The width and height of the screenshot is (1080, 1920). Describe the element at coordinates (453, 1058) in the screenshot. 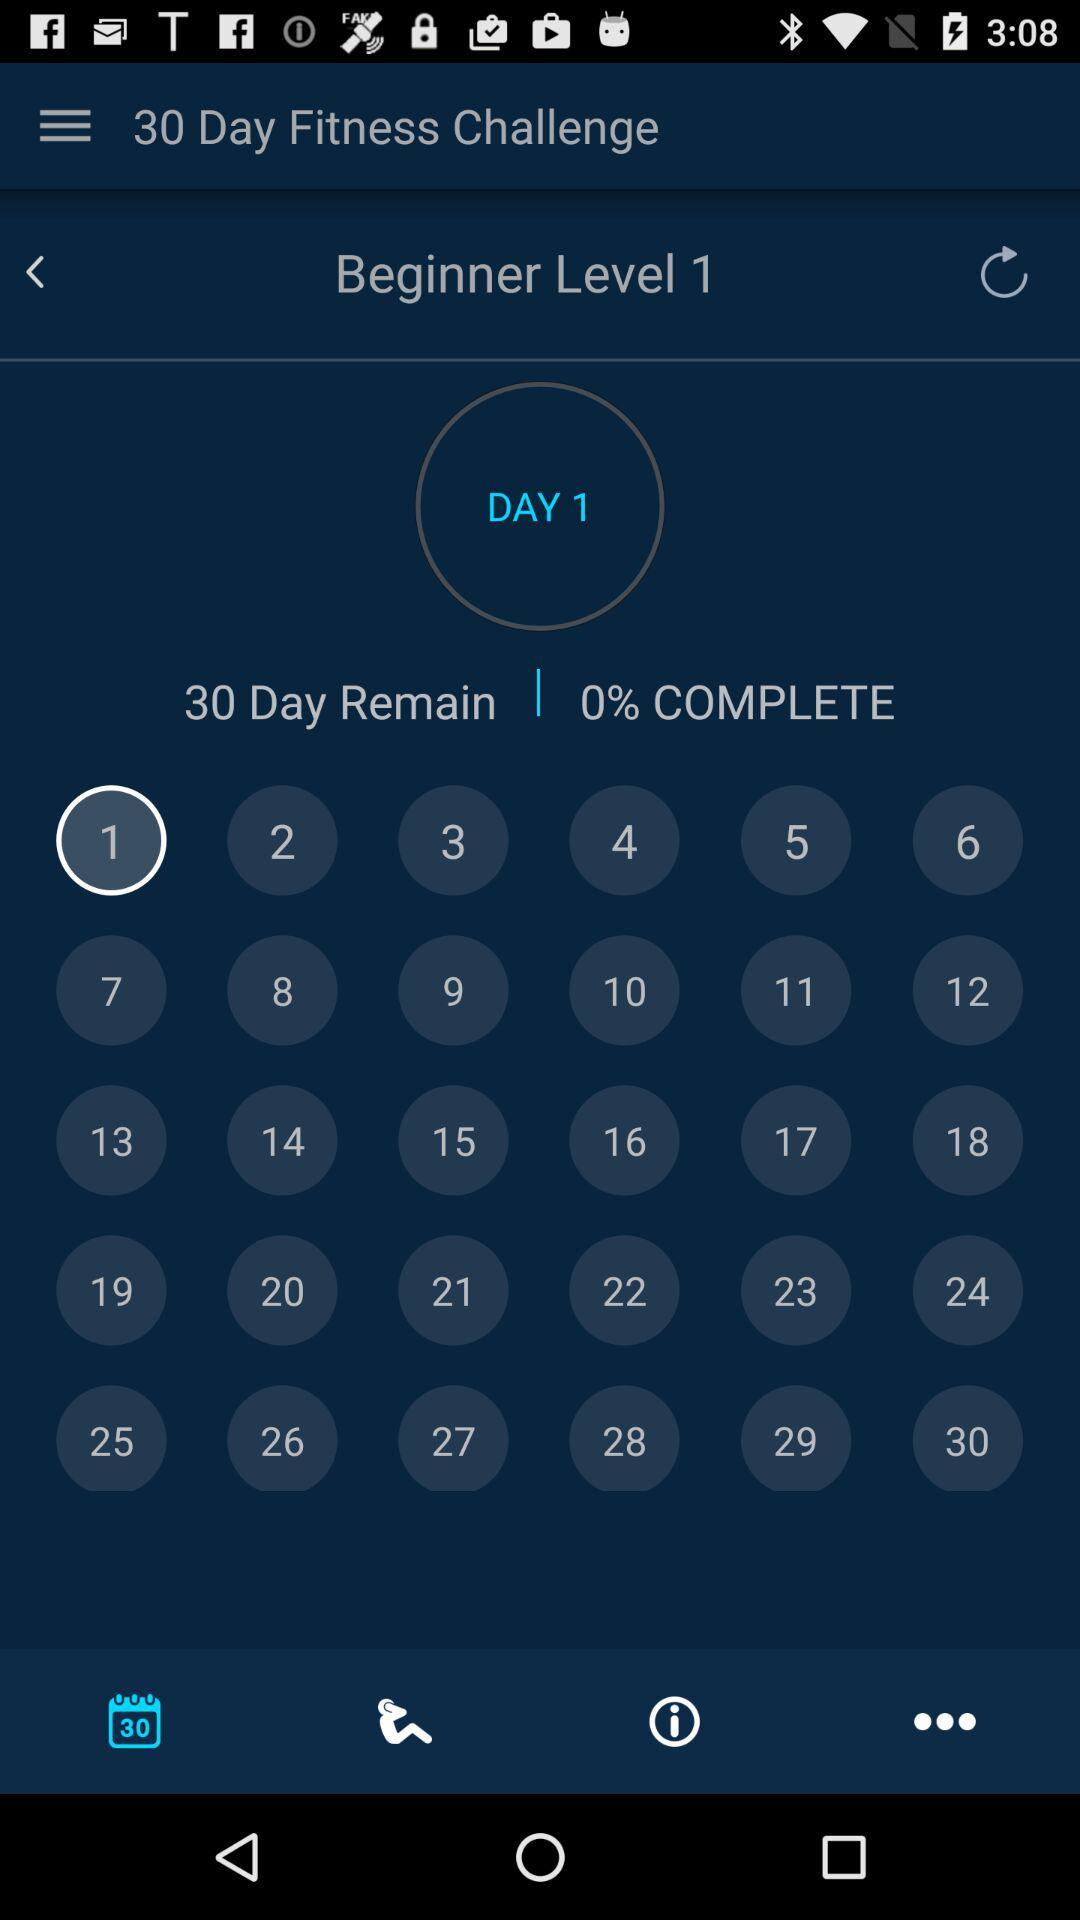

I see `the microphone icon` at that location.